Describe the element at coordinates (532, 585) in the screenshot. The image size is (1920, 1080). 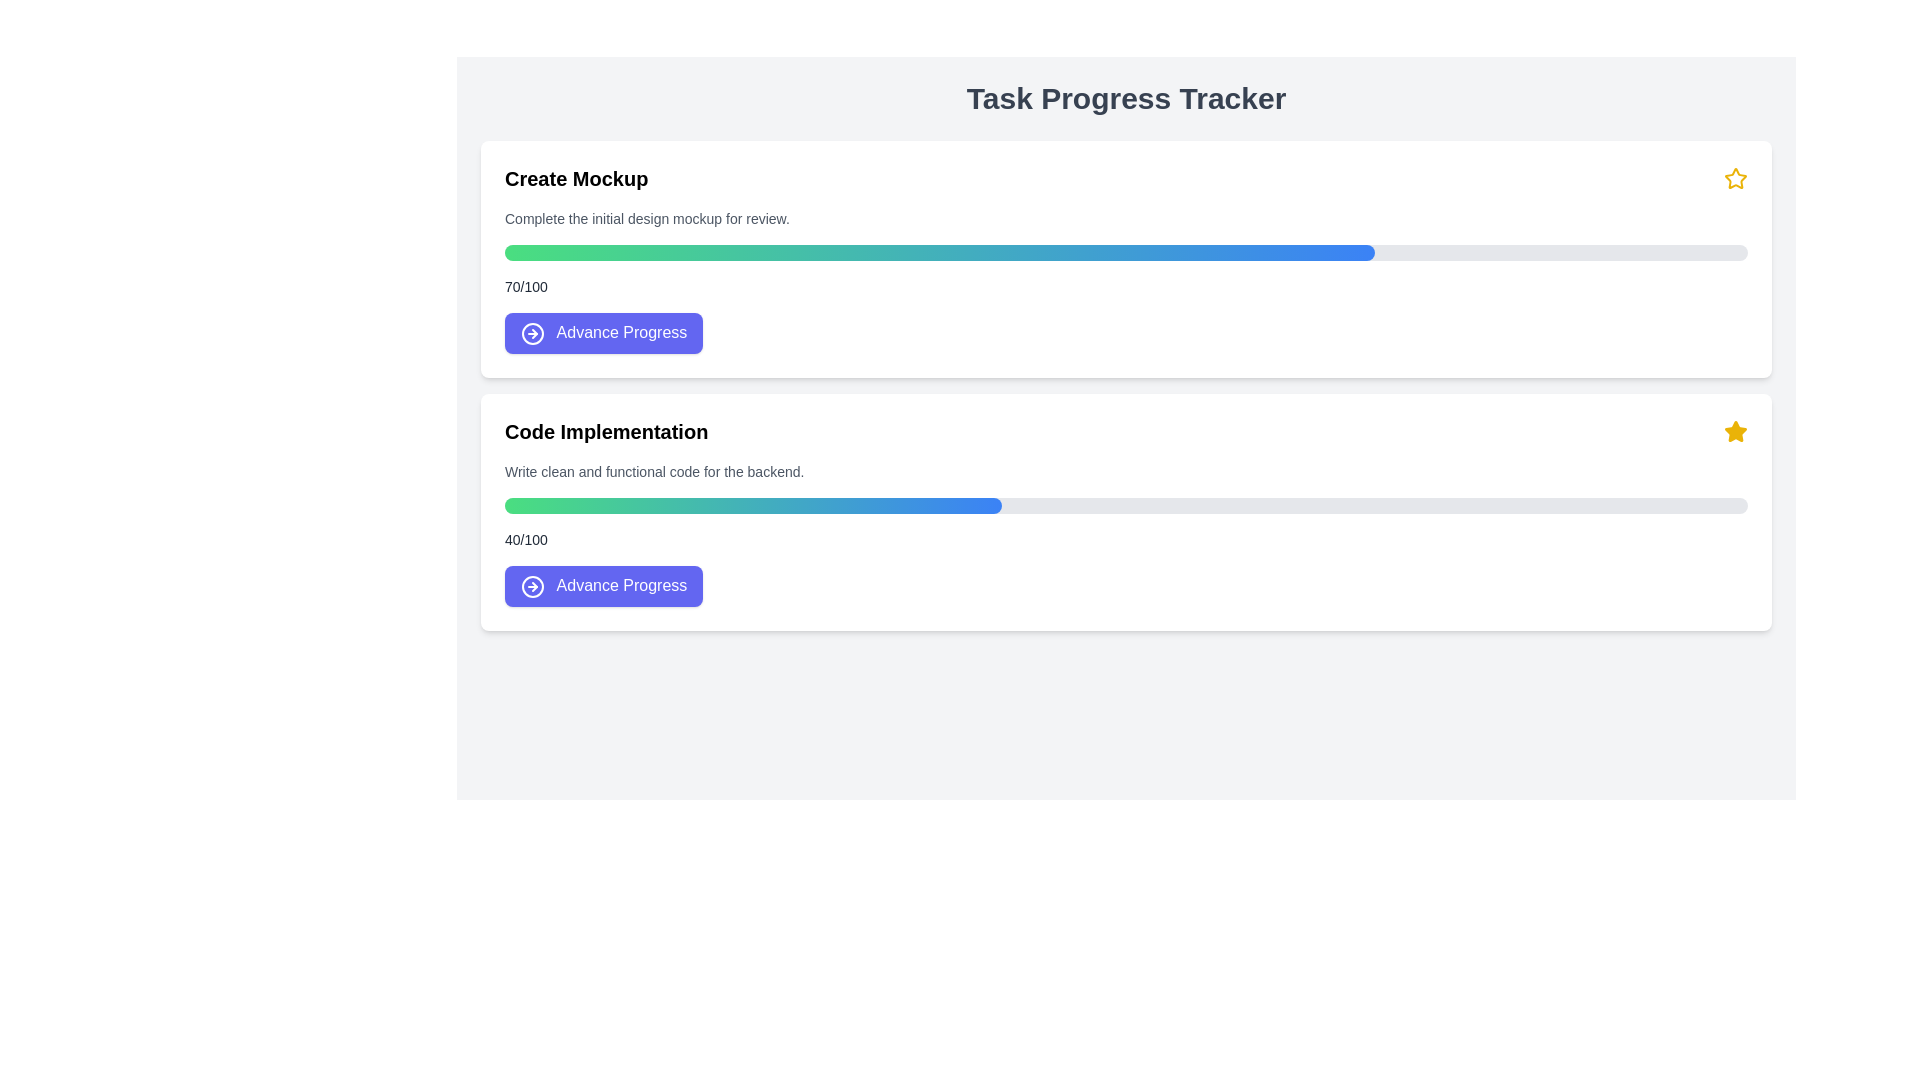
I see `the circular icon with a right-pointing arrow, styled with a blue background and white stroke lines, located within the 'Advance Progress' button in the second task section` at that location.